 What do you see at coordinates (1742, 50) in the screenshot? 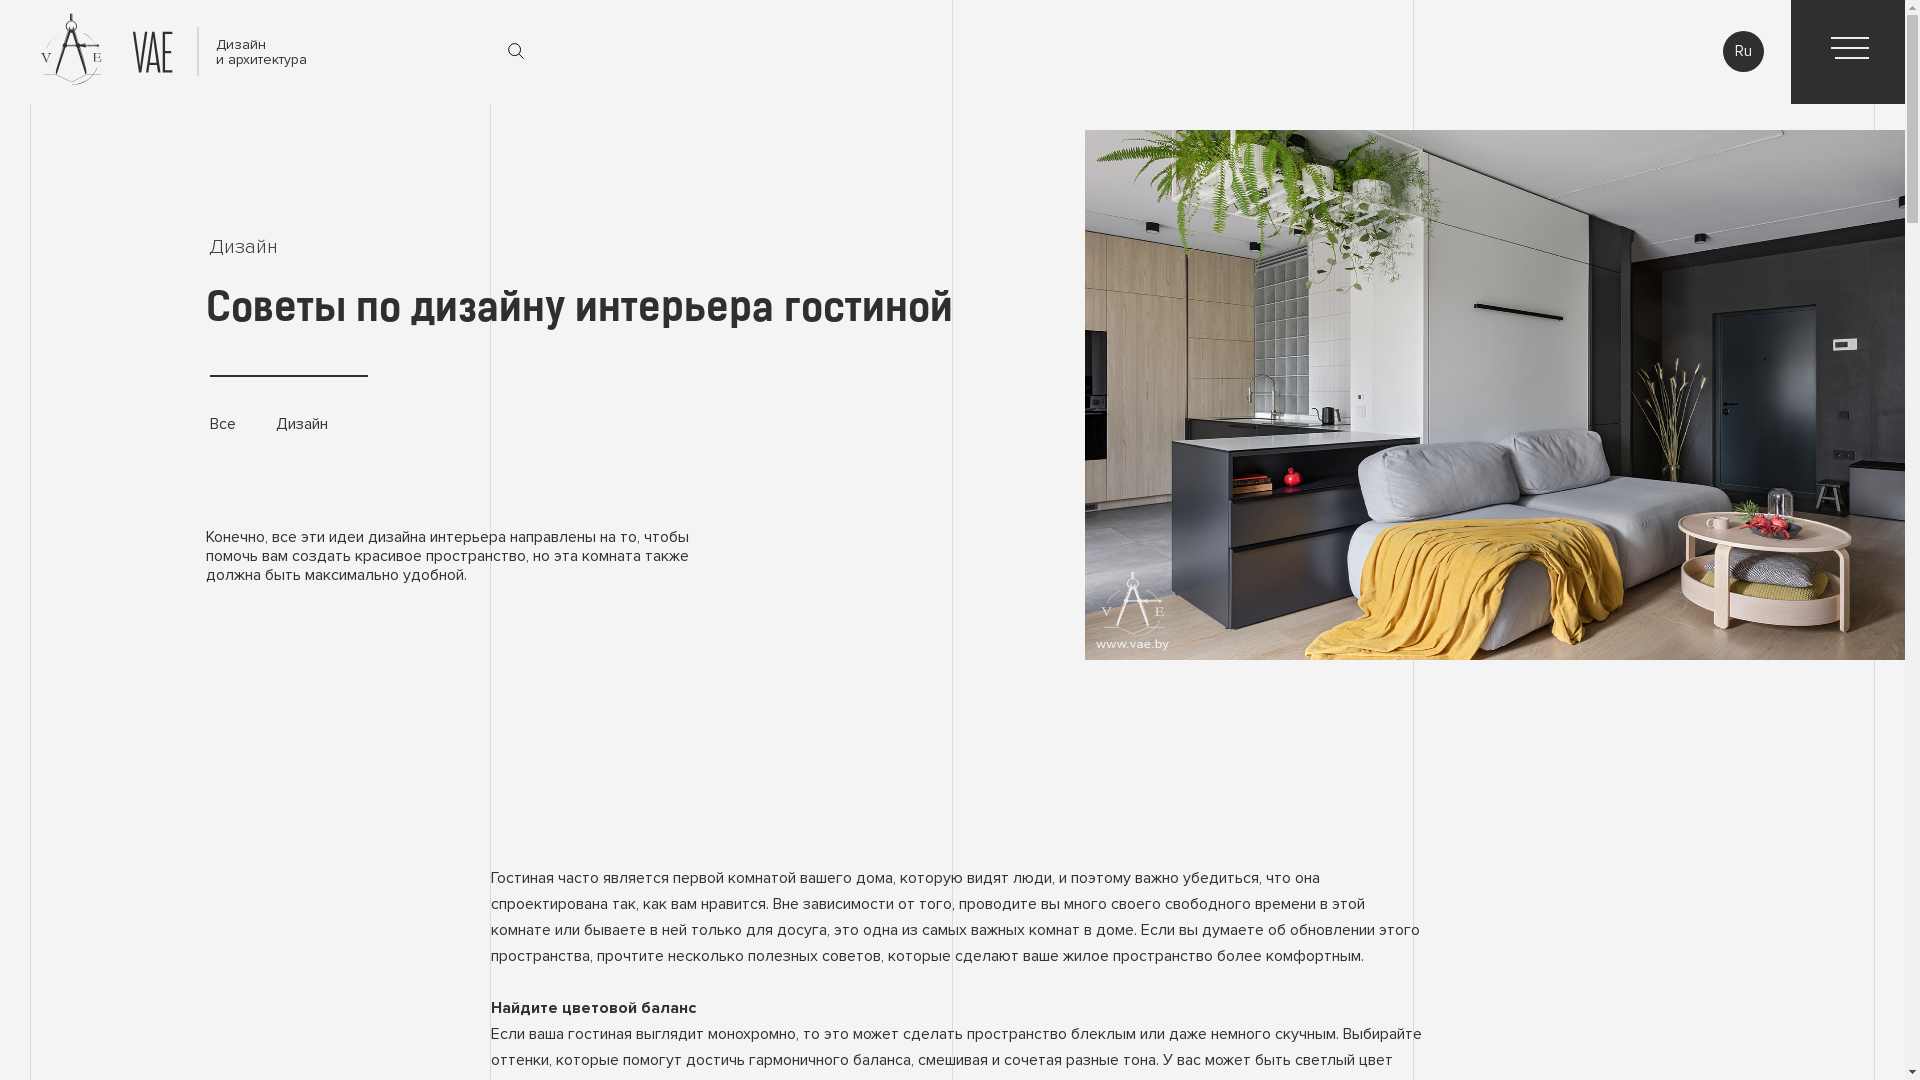
I see `'Ru'` at bounding box center [1742, 50].